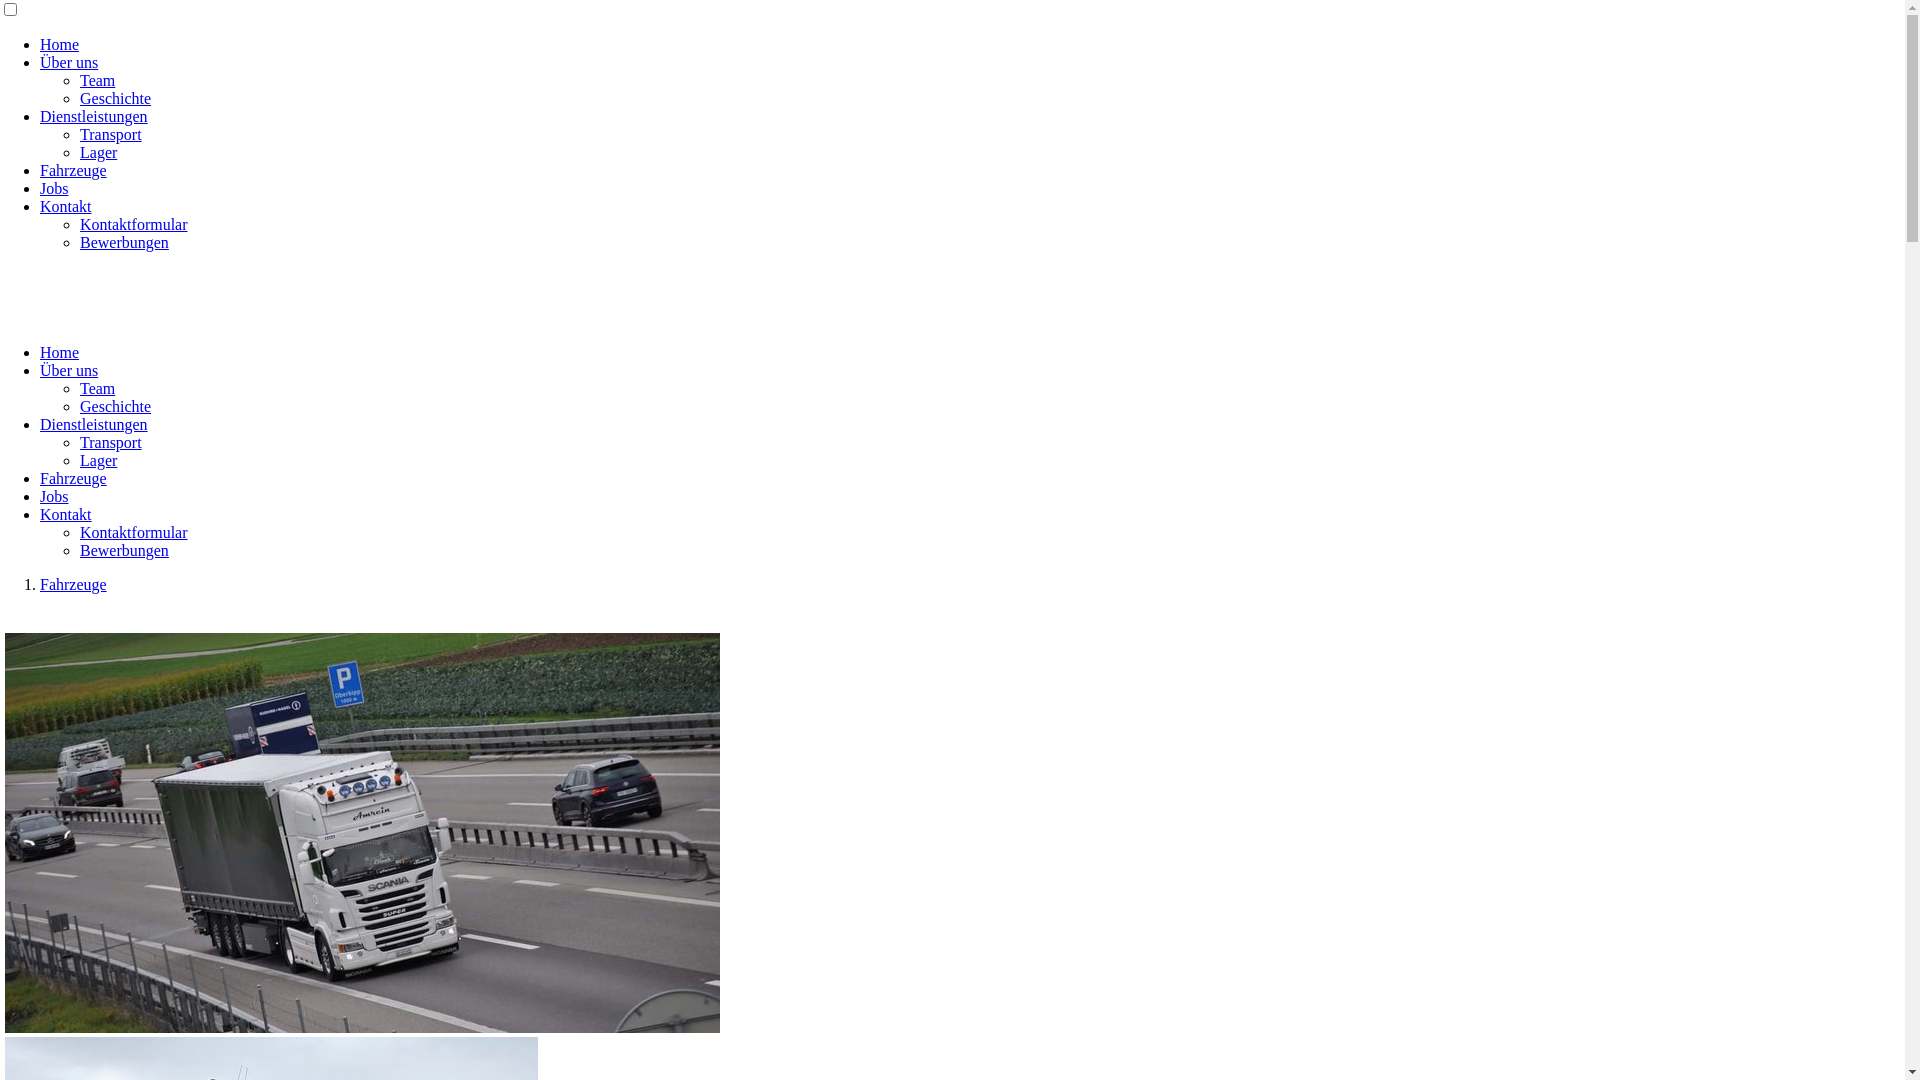  I want to click on 'Kontakt', so click(66, 513).